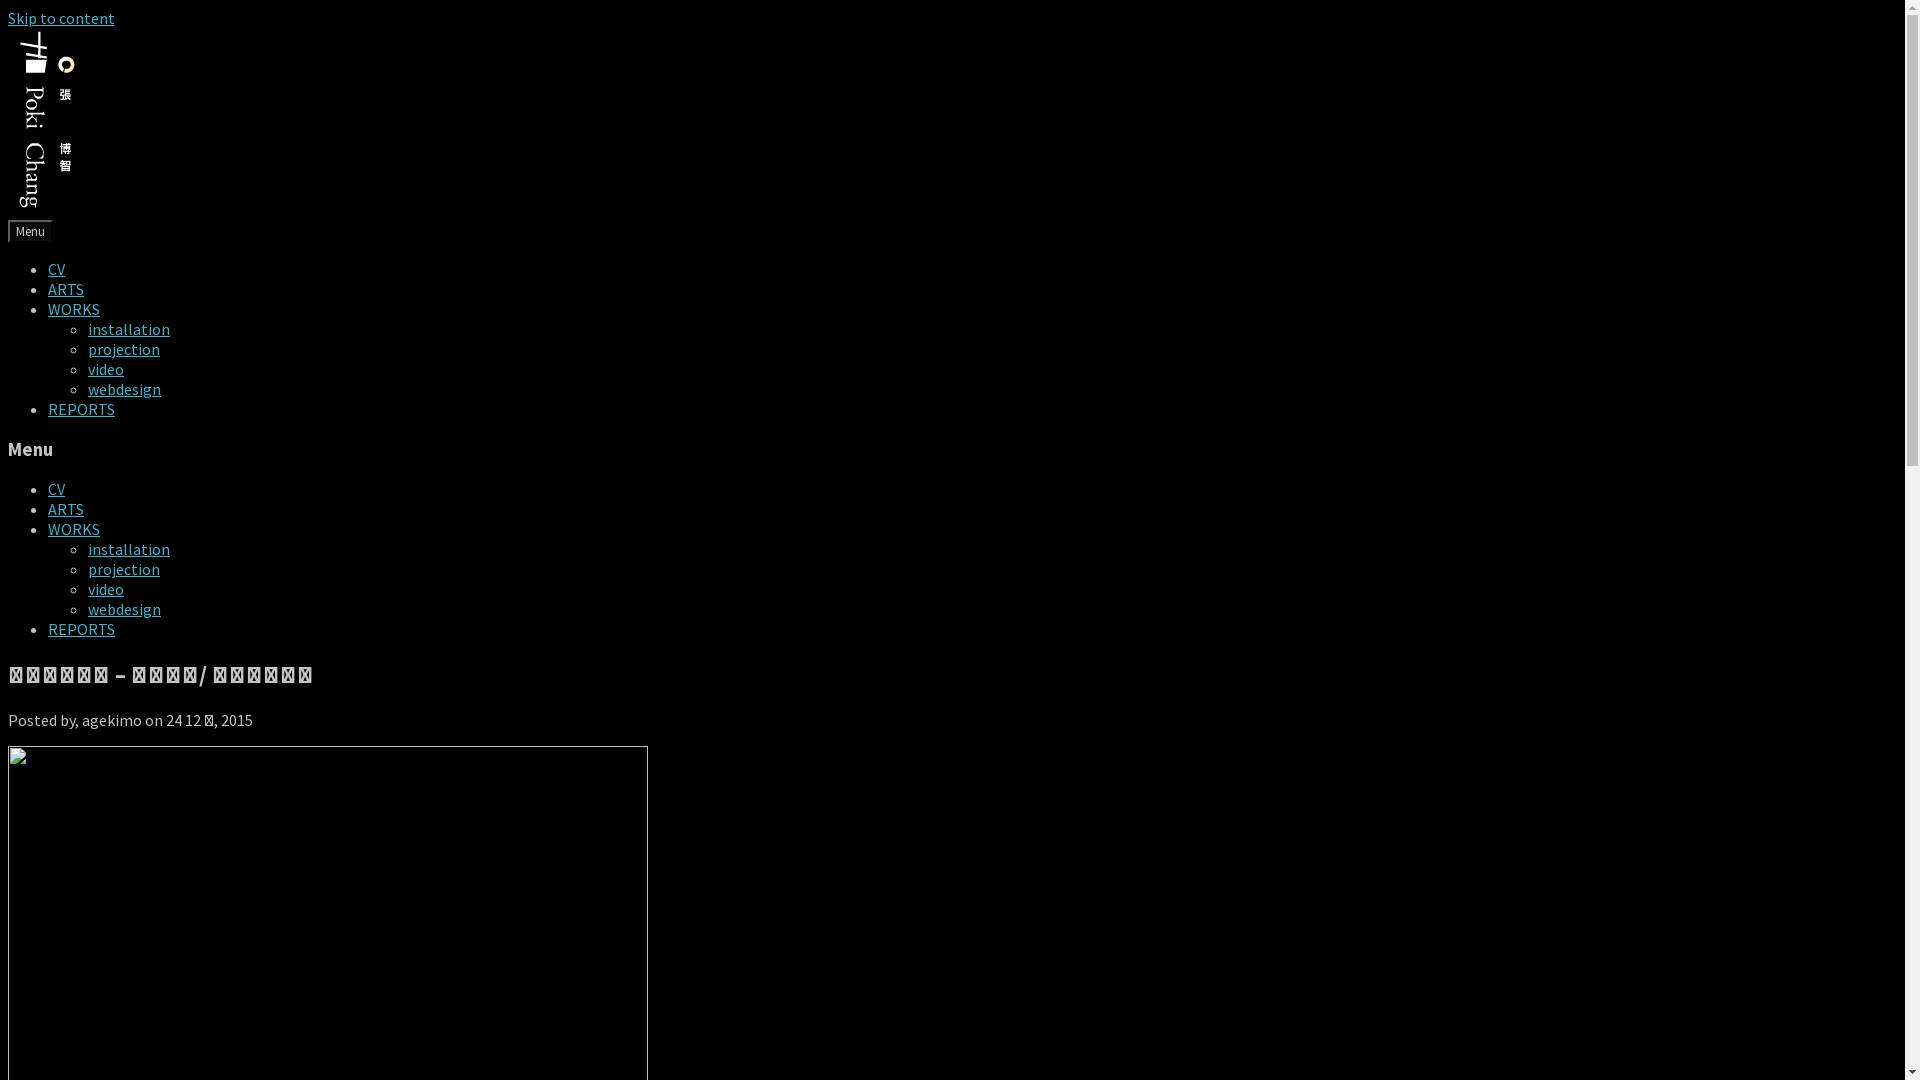 The image size is (1920, 1080). Describe the element at coordinates (123, 608) in the screenshot. I see `'webdesign'` at that location.